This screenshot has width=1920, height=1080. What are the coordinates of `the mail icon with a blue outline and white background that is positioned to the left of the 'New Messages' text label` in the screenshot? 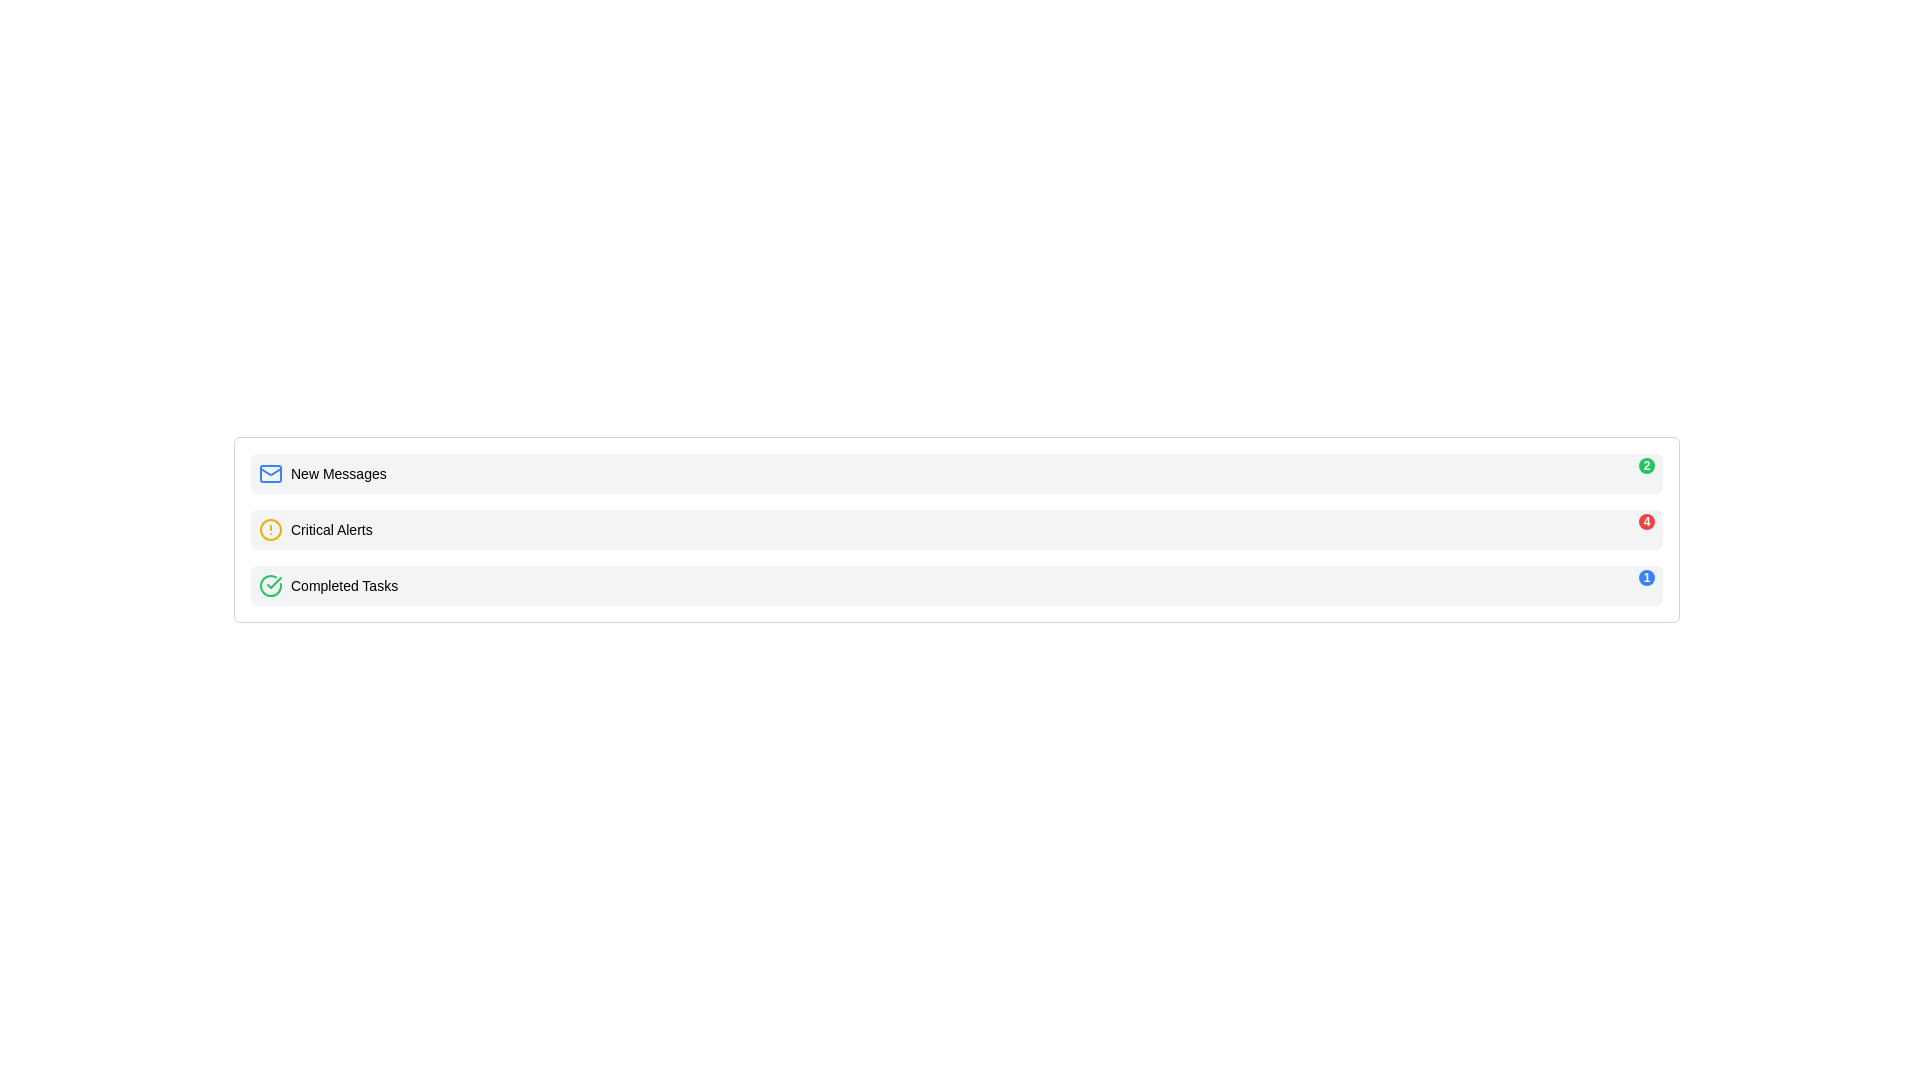 It's located at (269, 474).